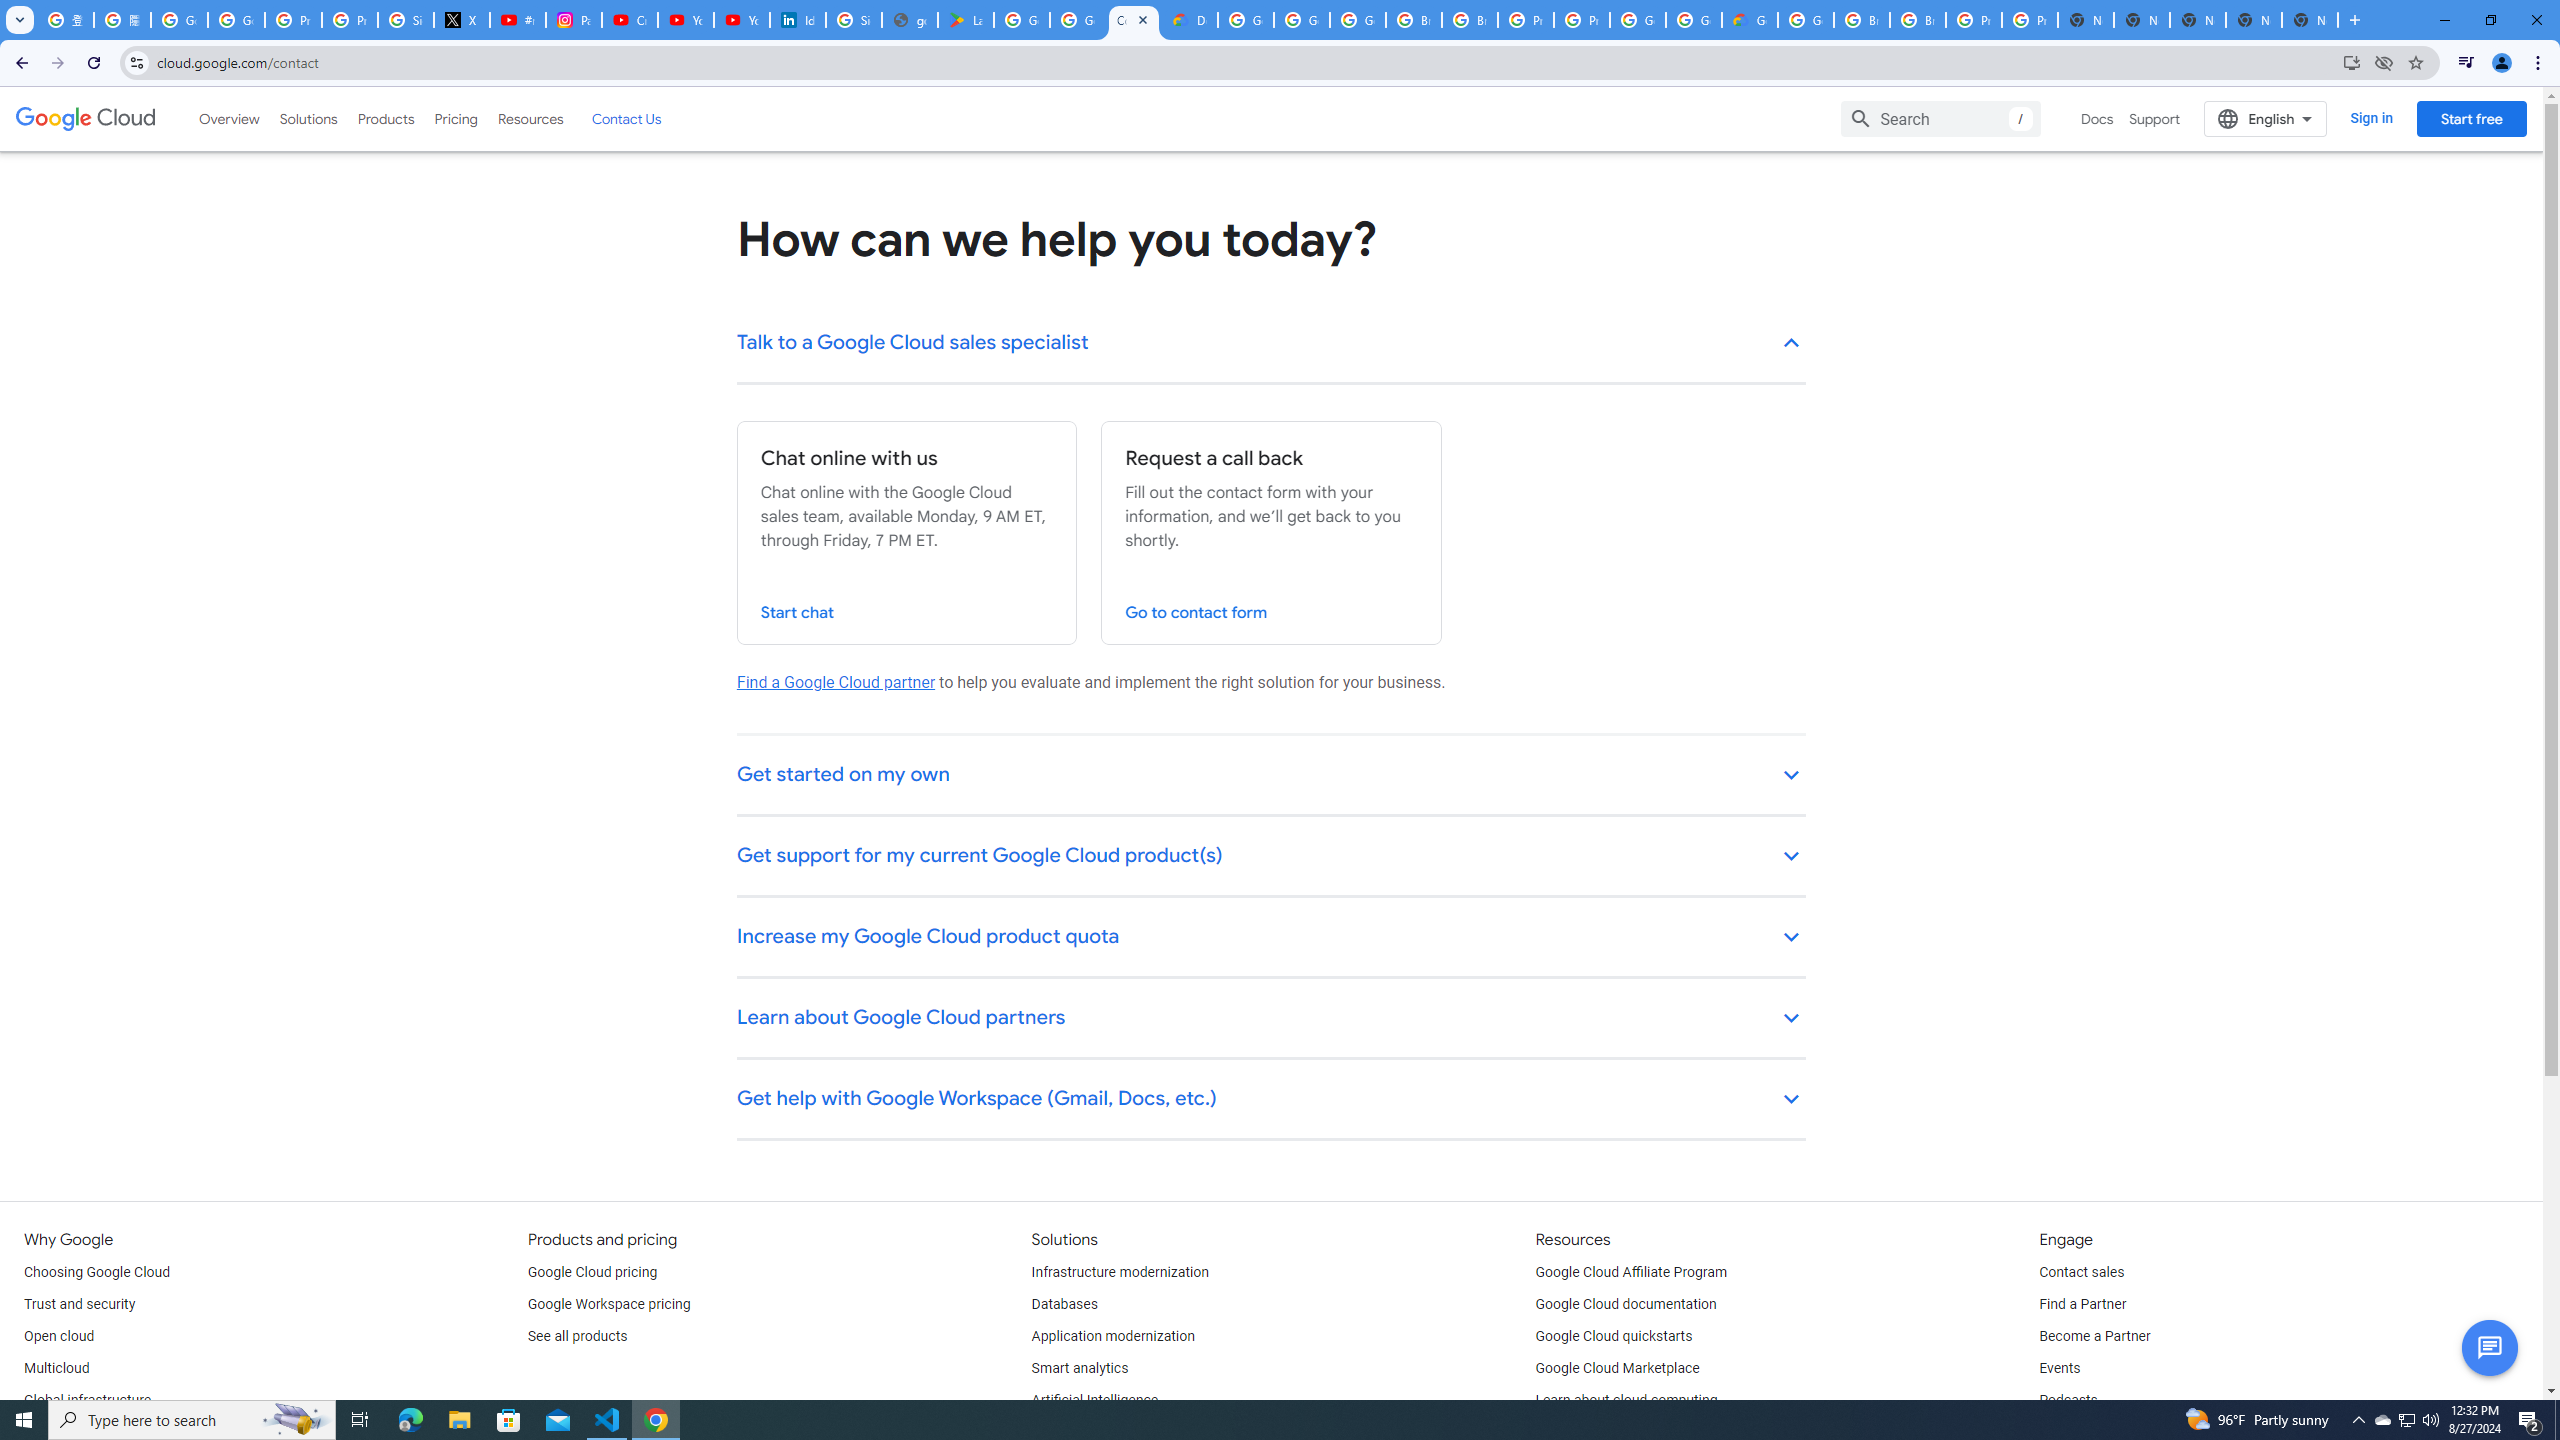 The width and height of the screenshot is (2560, 1440). Describe the element at coordinates (2067, 1401) in the screenshot. I see `'Podcasts'` at that location.